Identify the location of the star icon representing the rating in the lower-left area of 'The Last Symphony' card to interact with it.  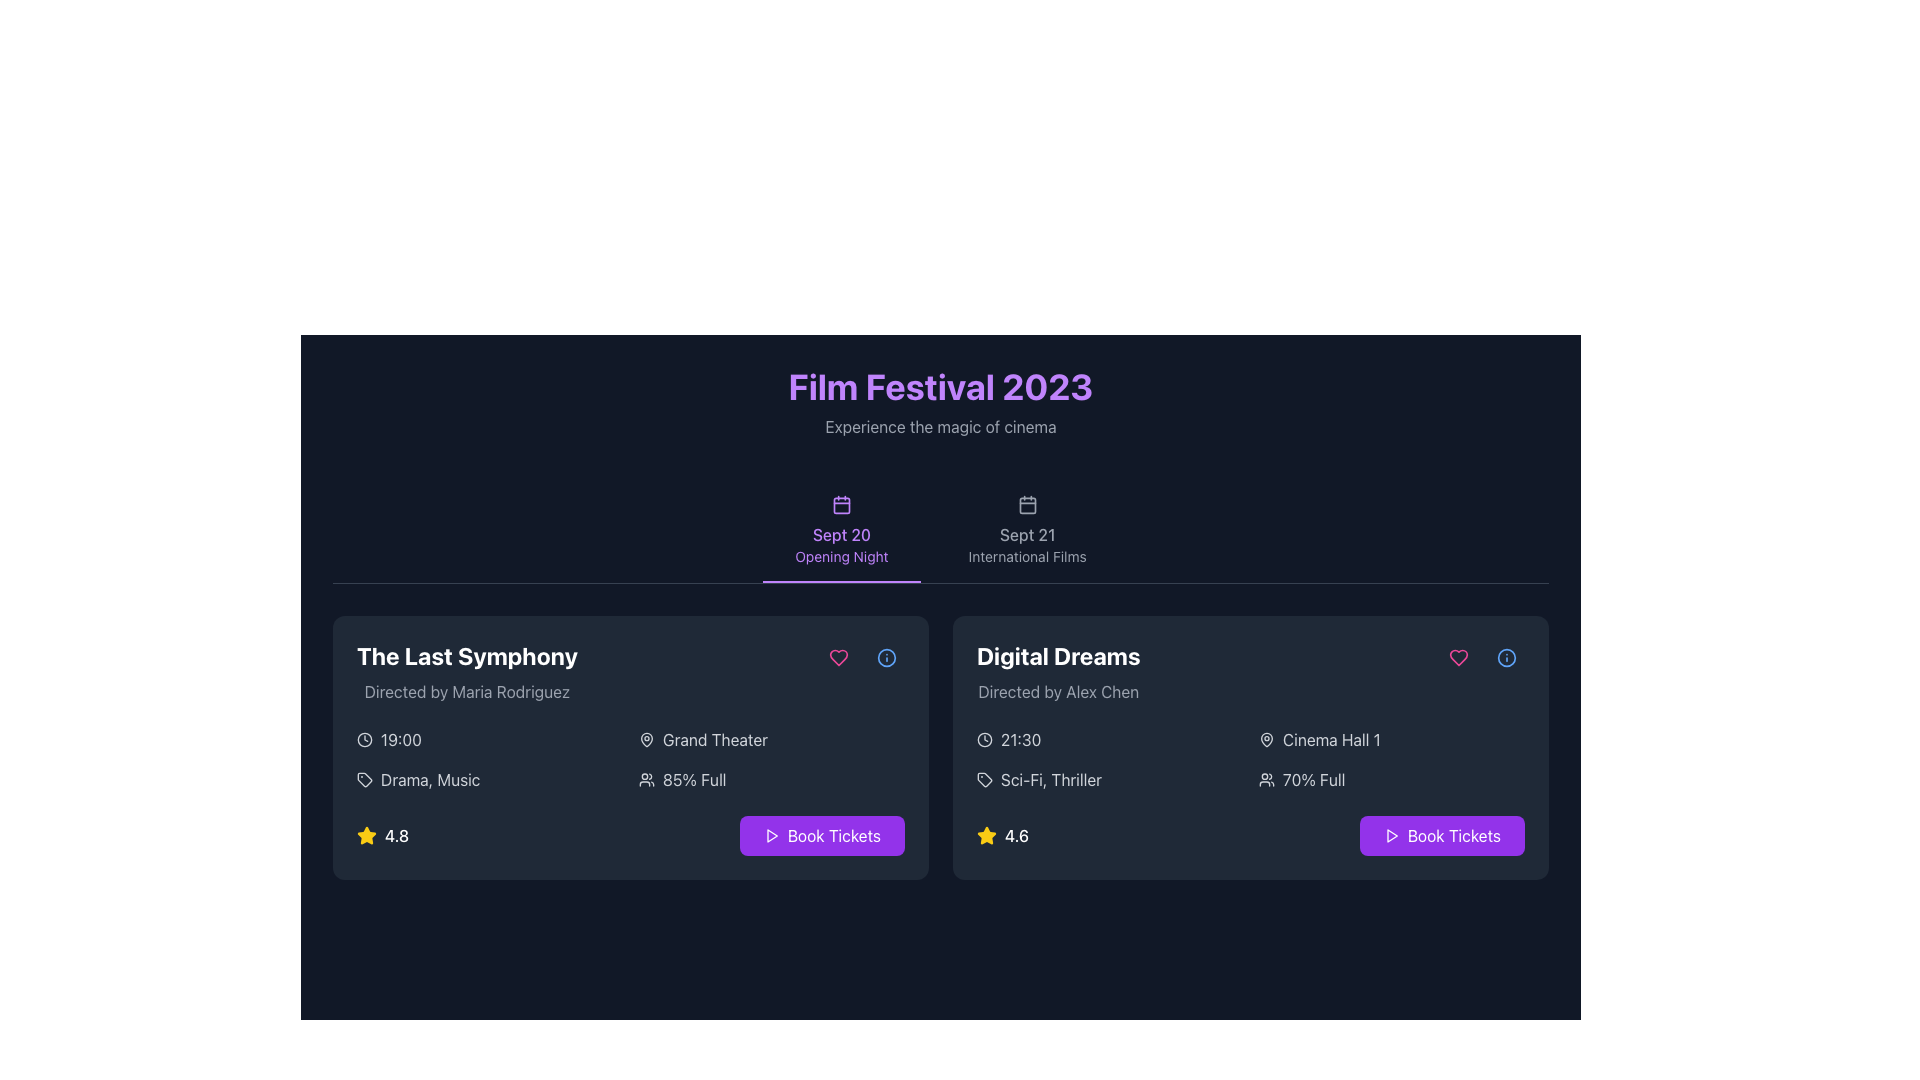
(366, 836).